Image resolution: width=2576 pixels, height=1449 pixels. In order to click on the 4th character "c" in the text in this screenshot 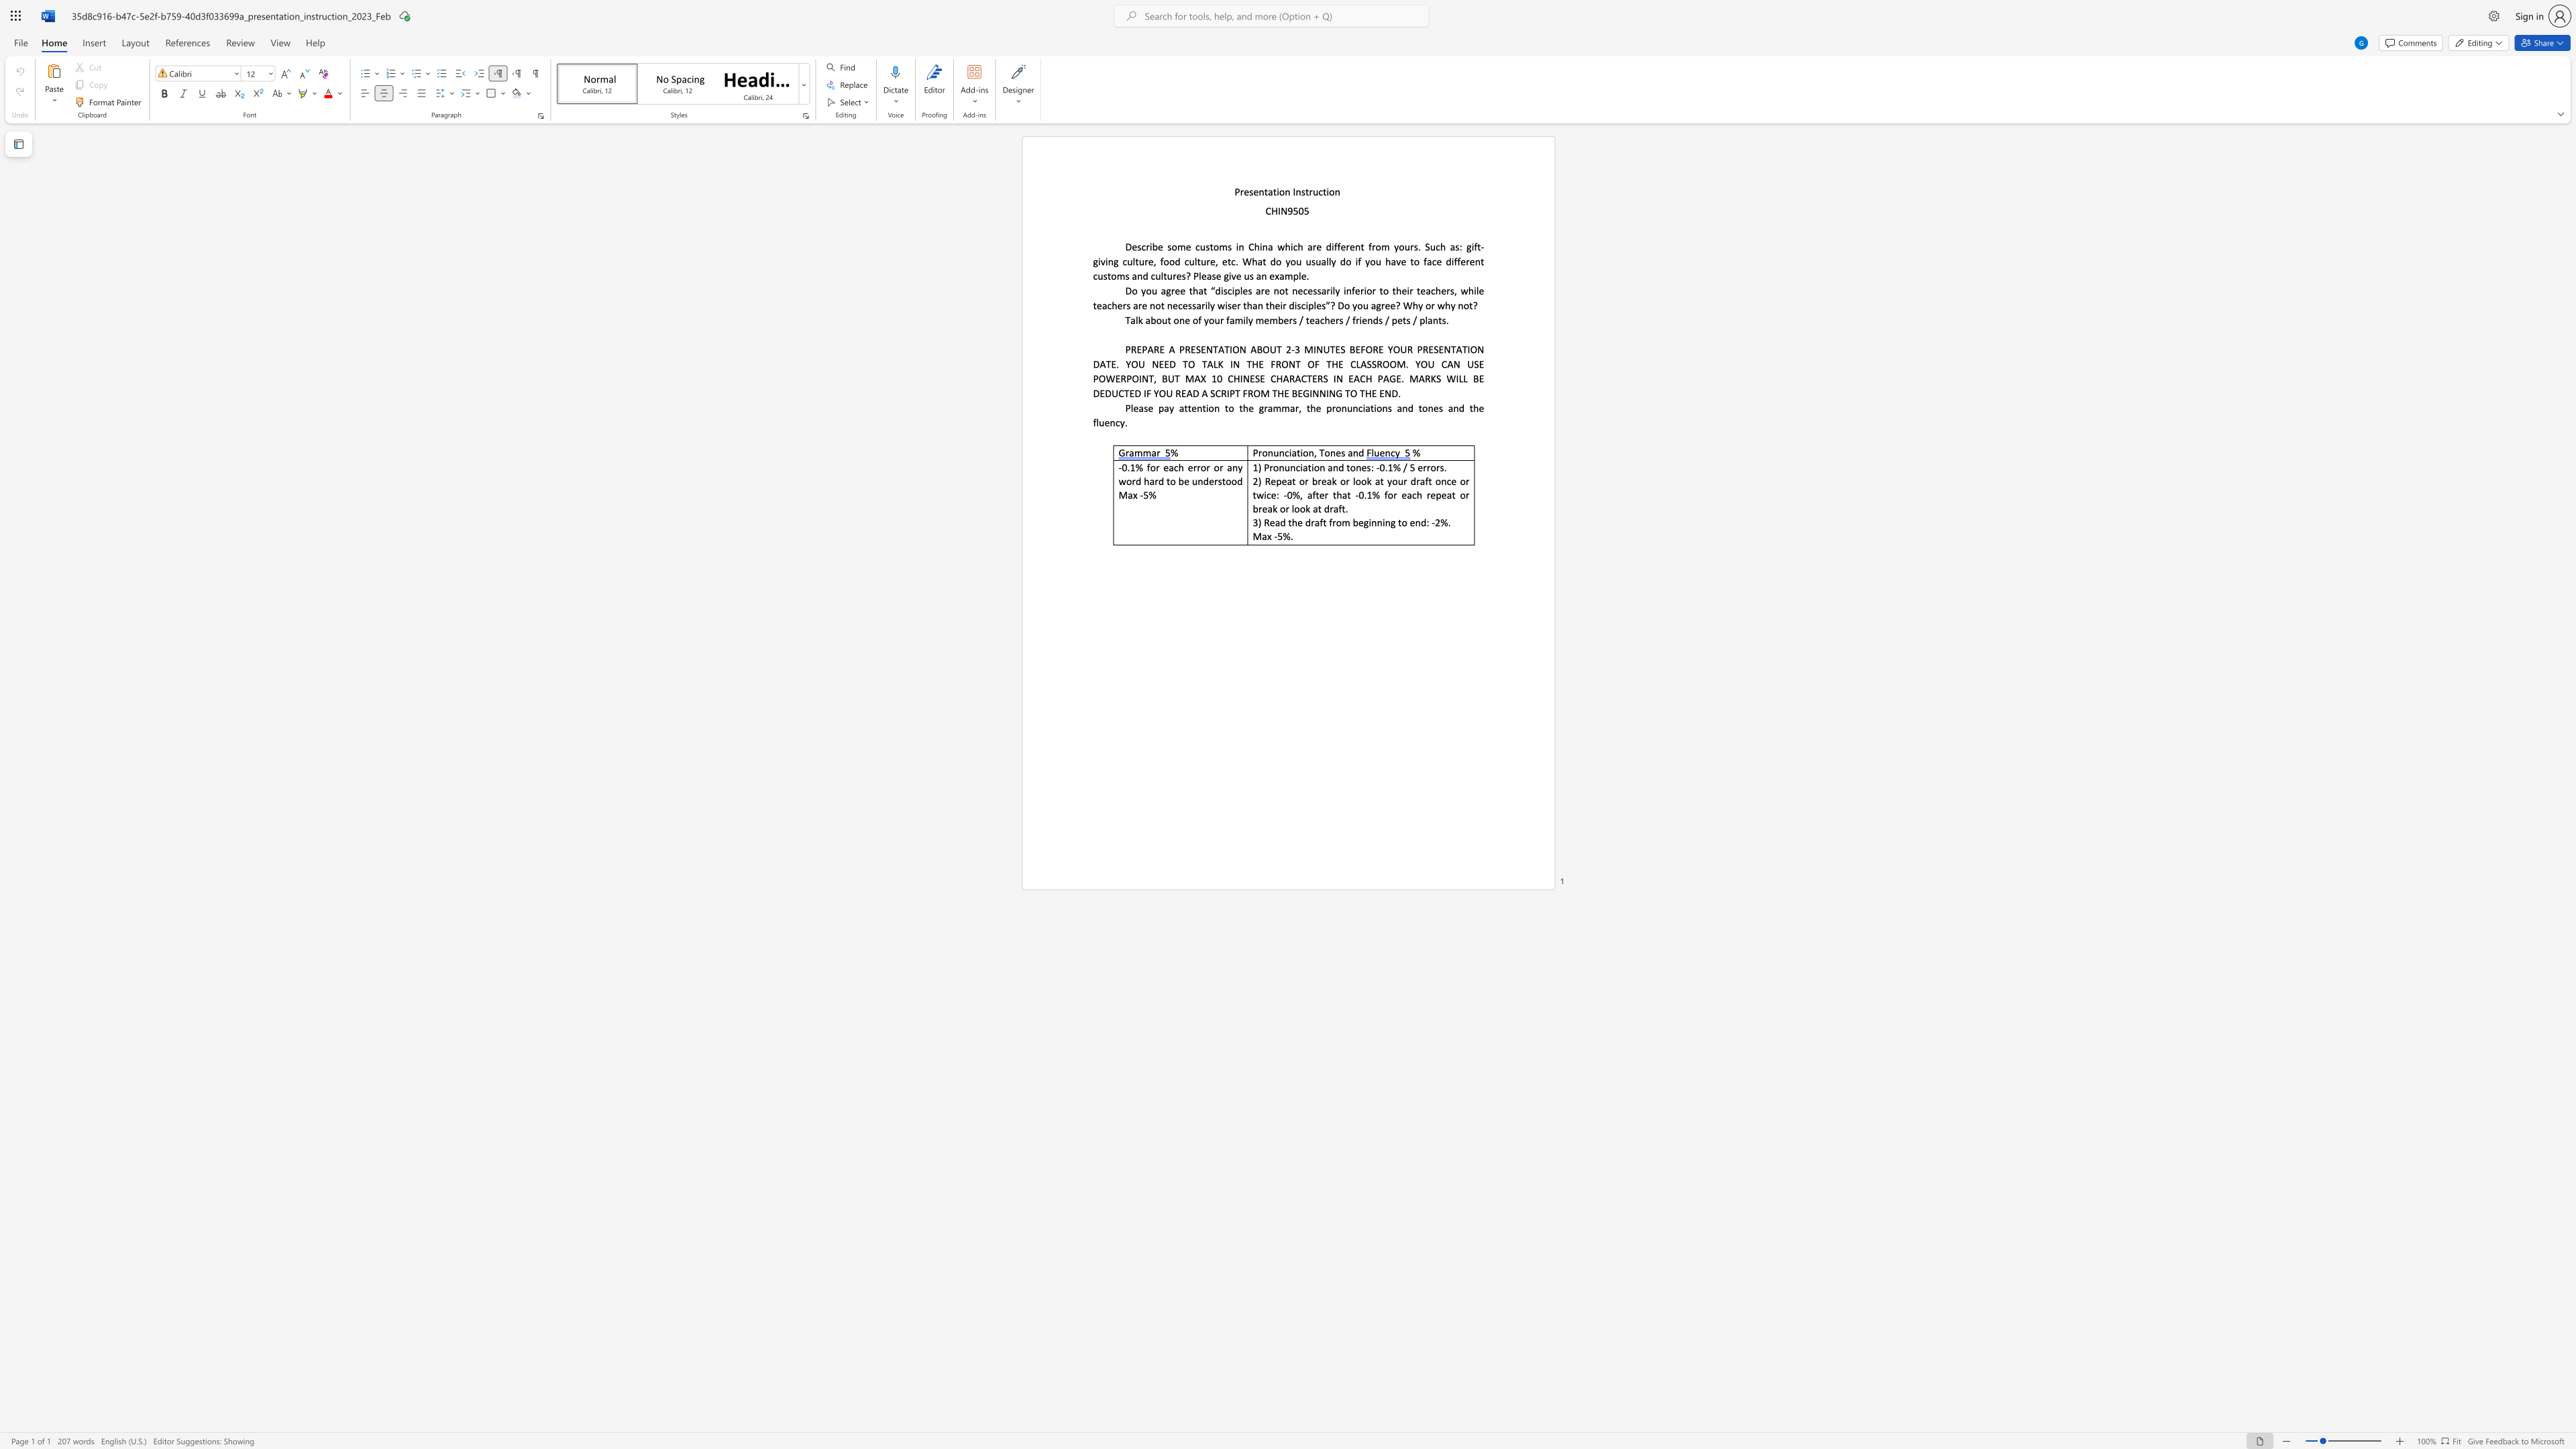, I will do `click(1108, 305)`.